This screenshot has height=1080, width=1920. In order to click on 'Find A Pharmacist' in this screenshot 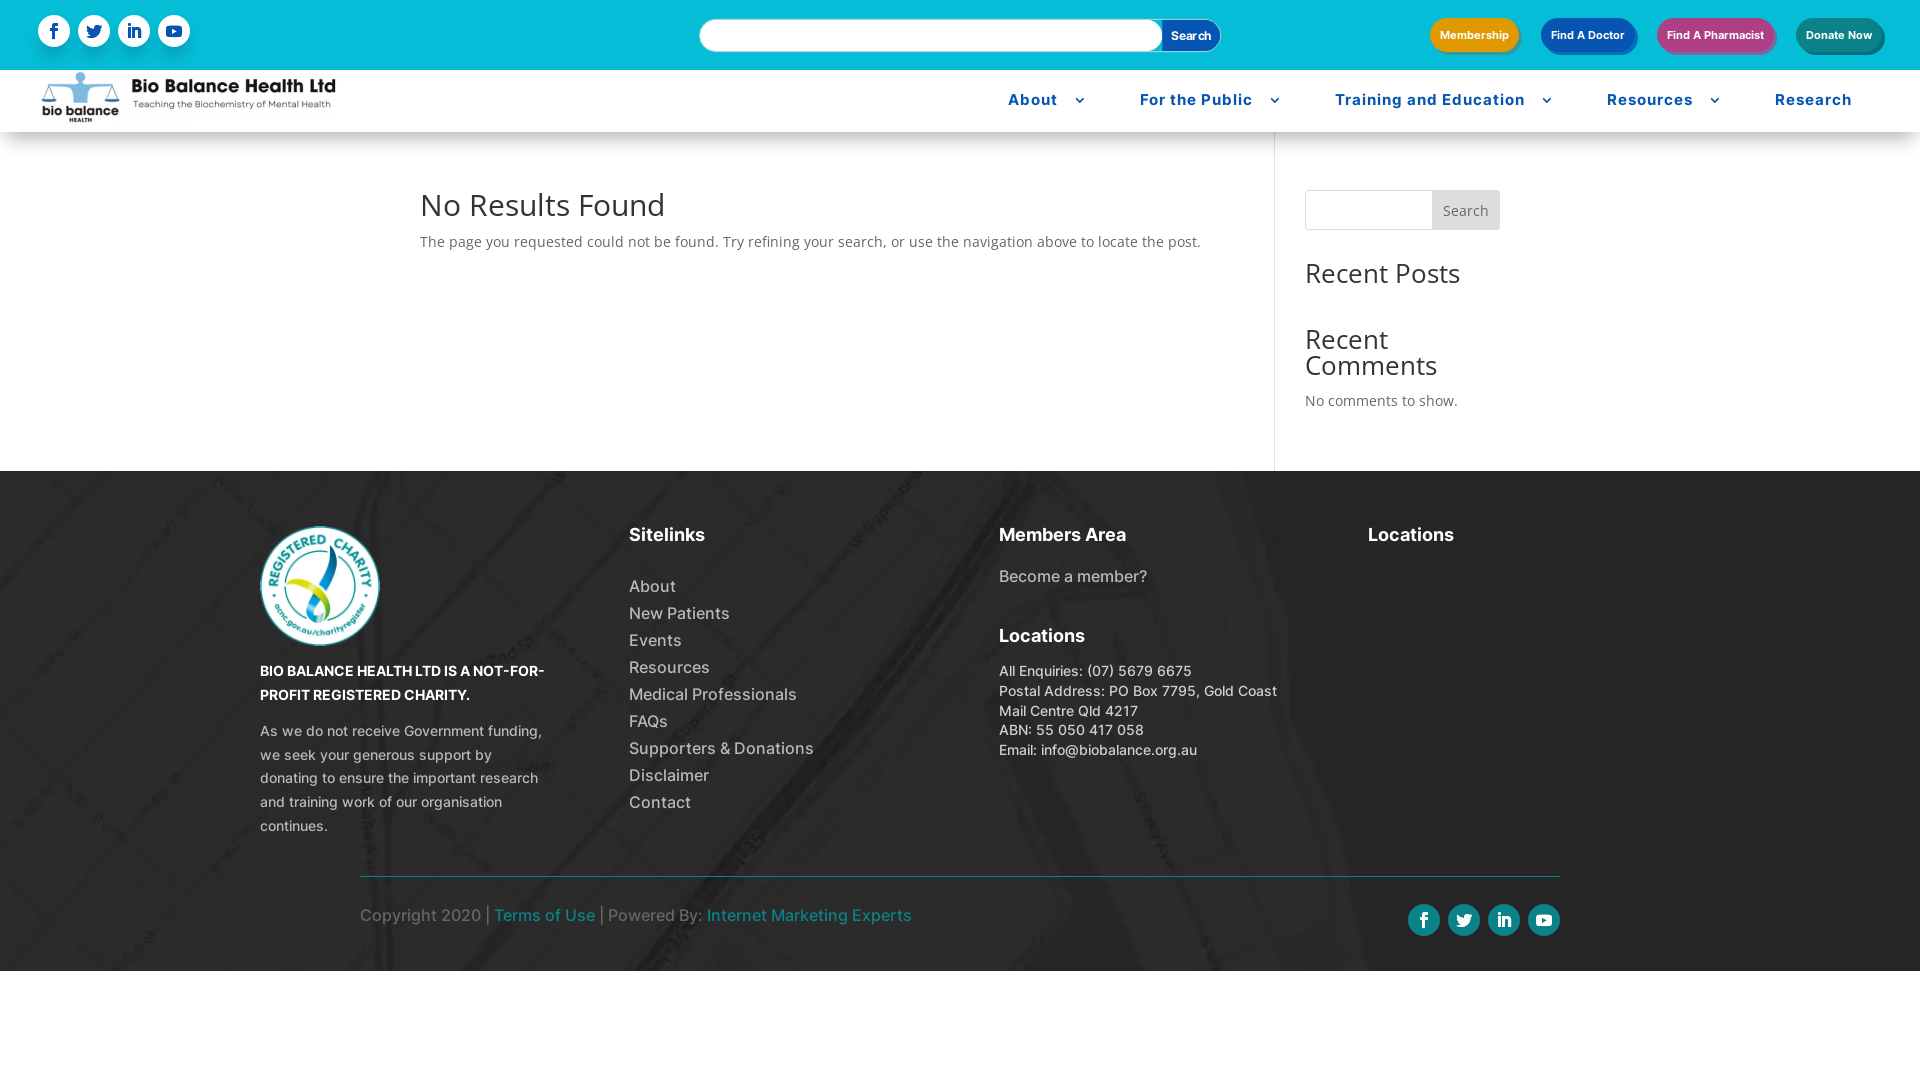, I will do `click(1714, 38)`.